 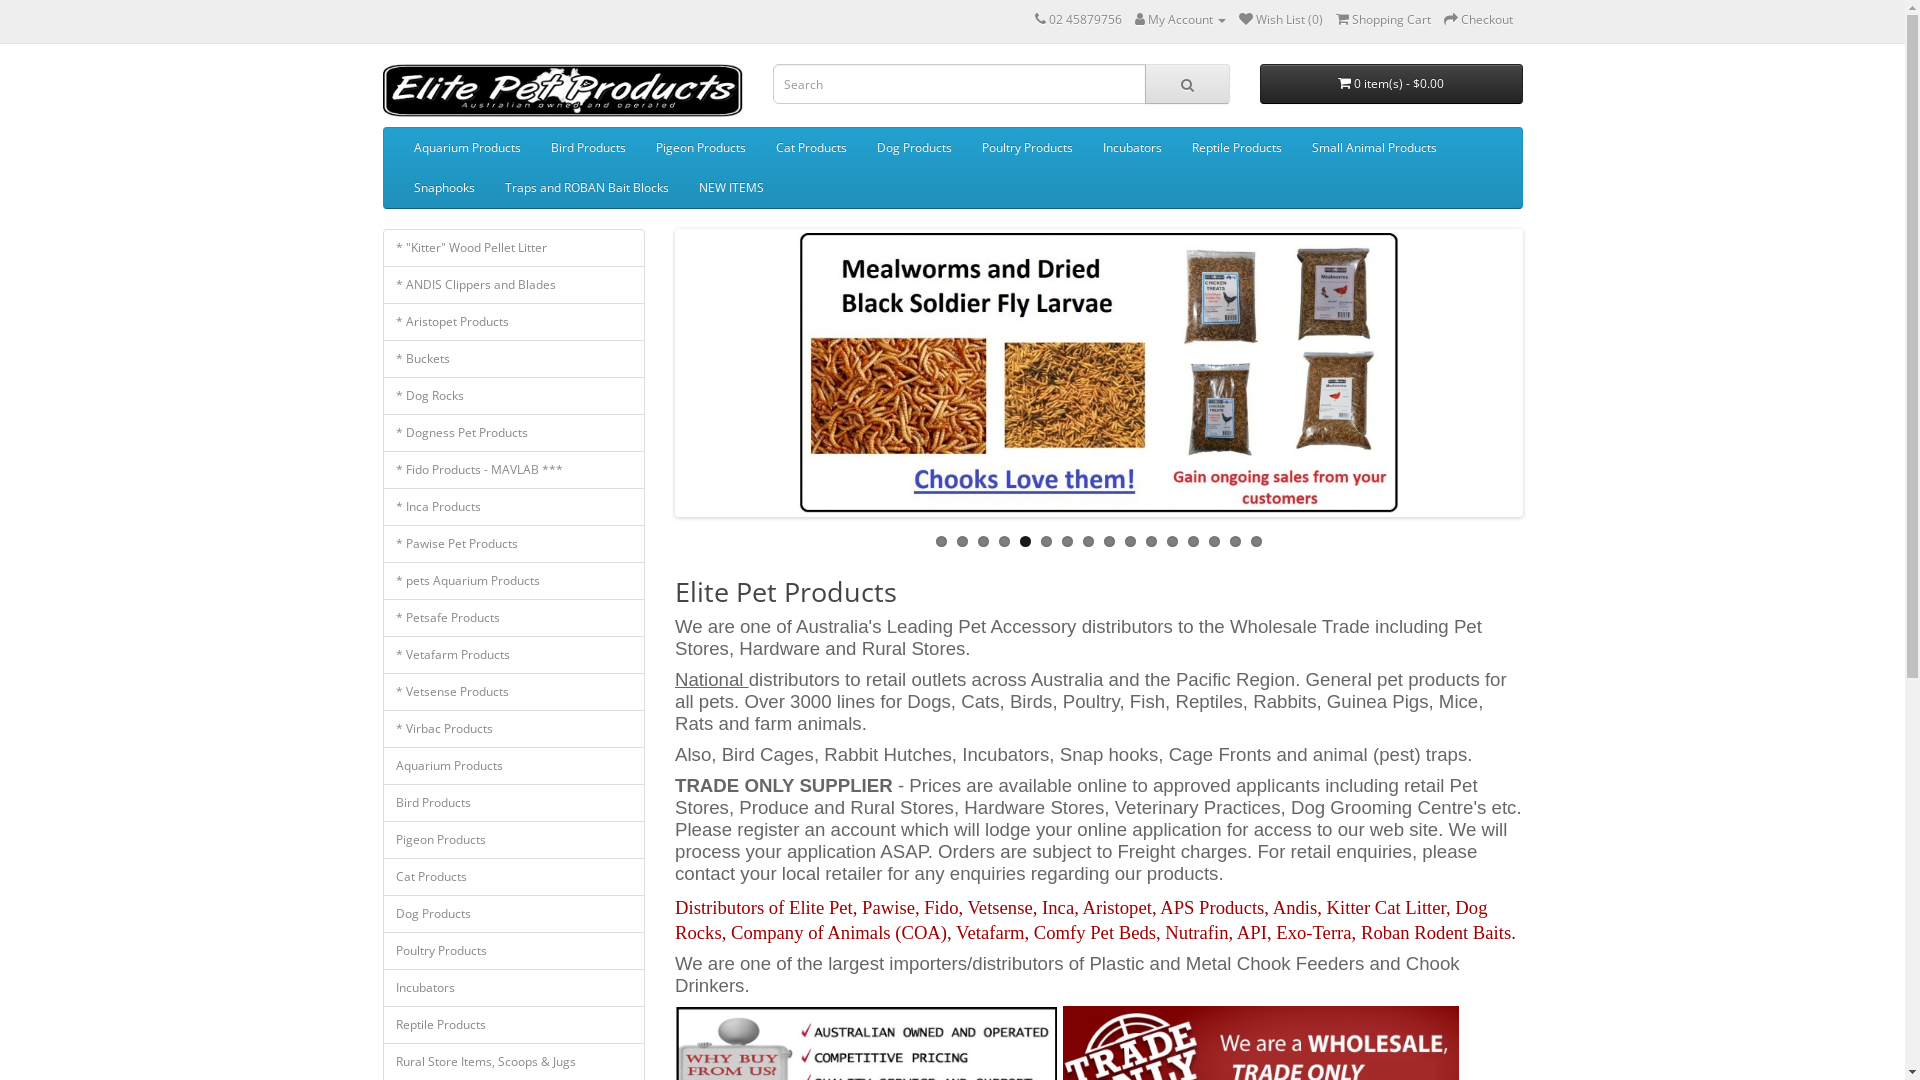 I want to click on '0 item(s) - $0.00', so click(x=1390, y=83).